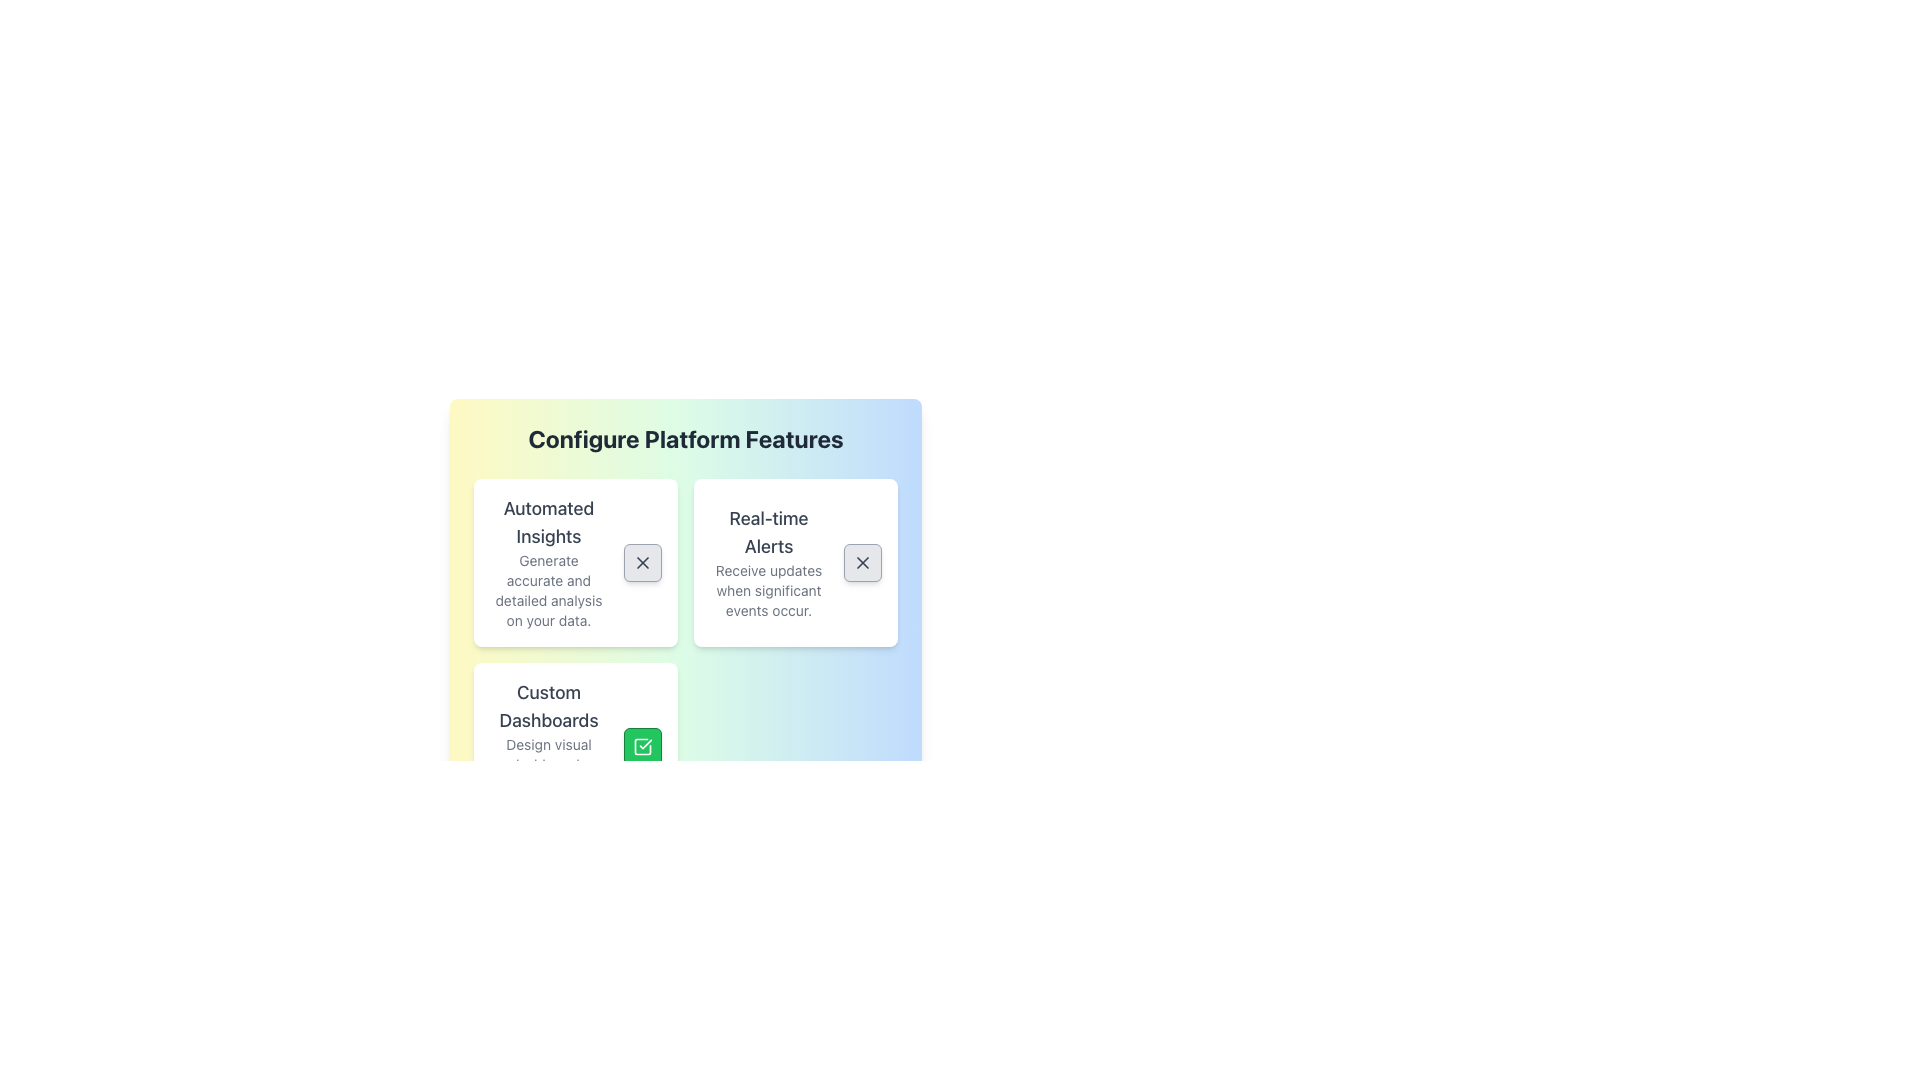 This screenshot has height=1080, width=1920. I want to click on the close icon located at the top-left part of the 'Automated Insights' card, so click(643, 563).